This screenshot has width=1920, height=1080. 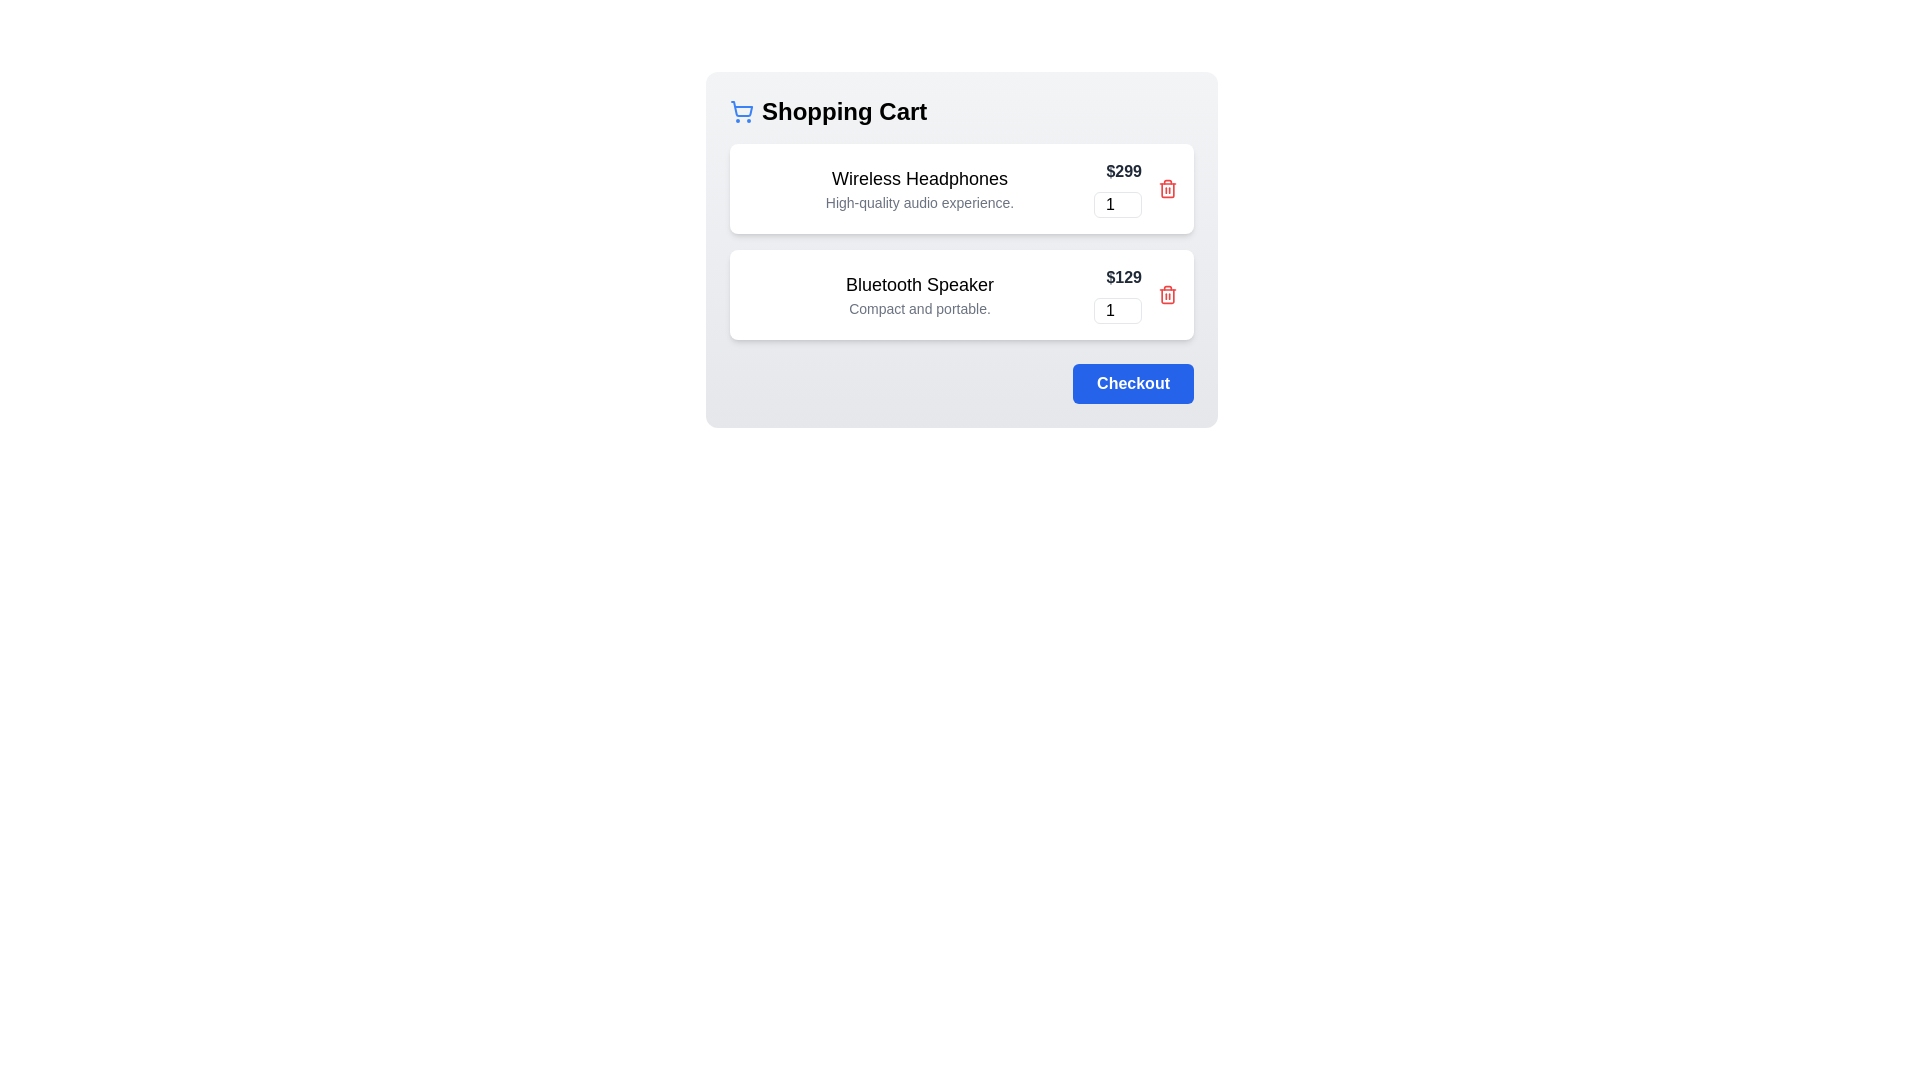 What do you see at coordinates (1117, 204) in the screenshot?
I see `the quantity of the item to 67 by interacting with the input field` at bounding box center [1117, 204].